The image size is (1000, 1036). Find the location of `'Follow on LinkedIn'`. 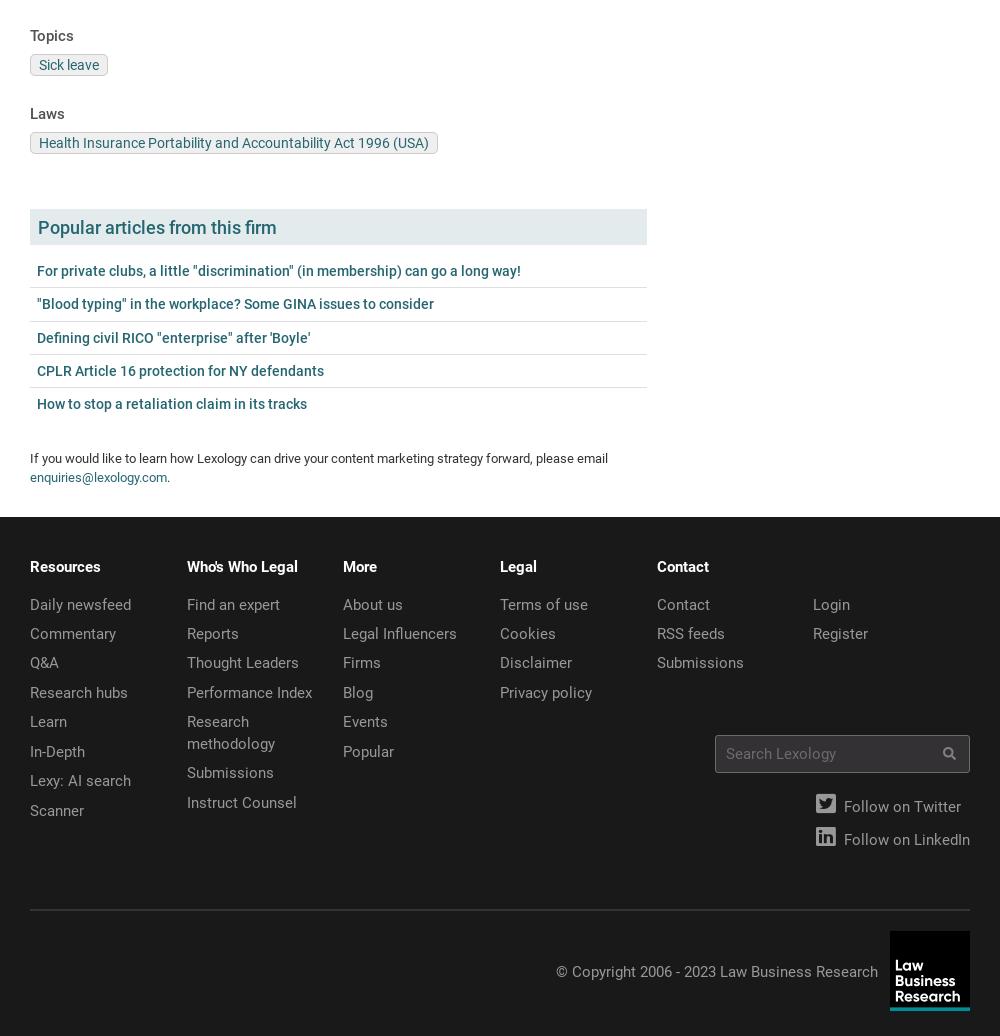

'Follow on LinkedIn' is located at coordinates (906, 839).